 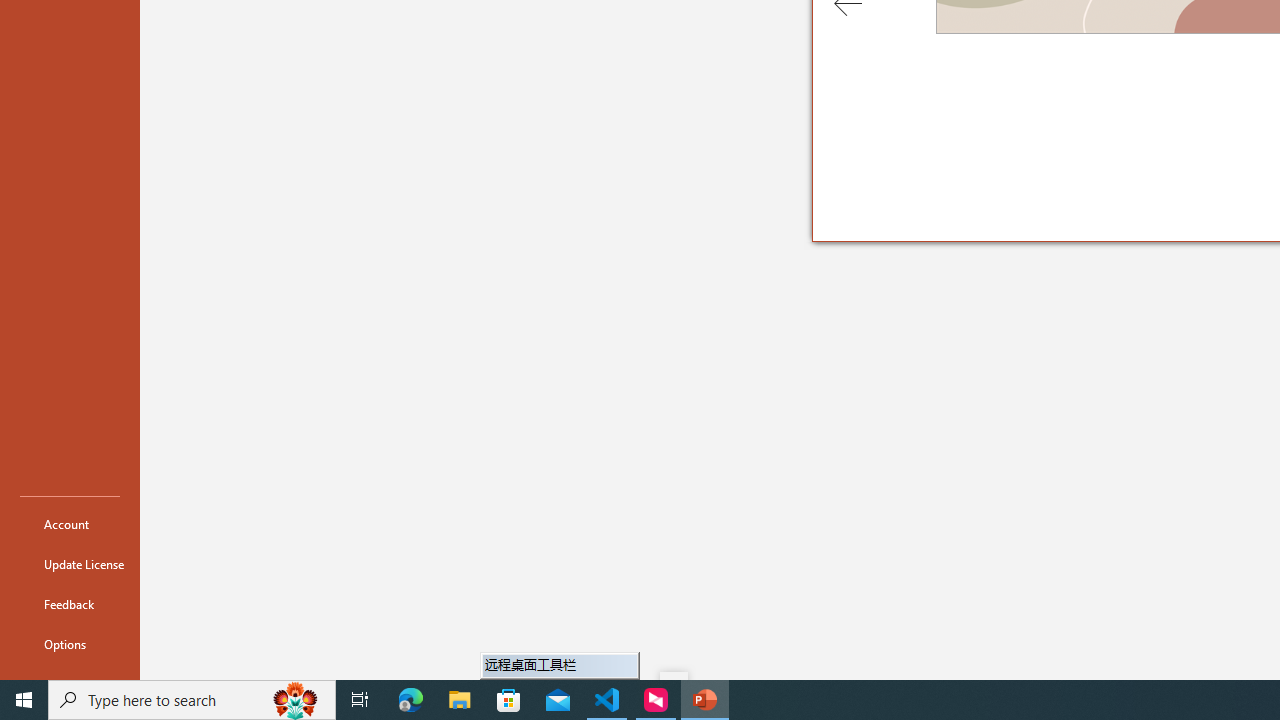 I want to click on 'Options', so click(x=69, y=644).